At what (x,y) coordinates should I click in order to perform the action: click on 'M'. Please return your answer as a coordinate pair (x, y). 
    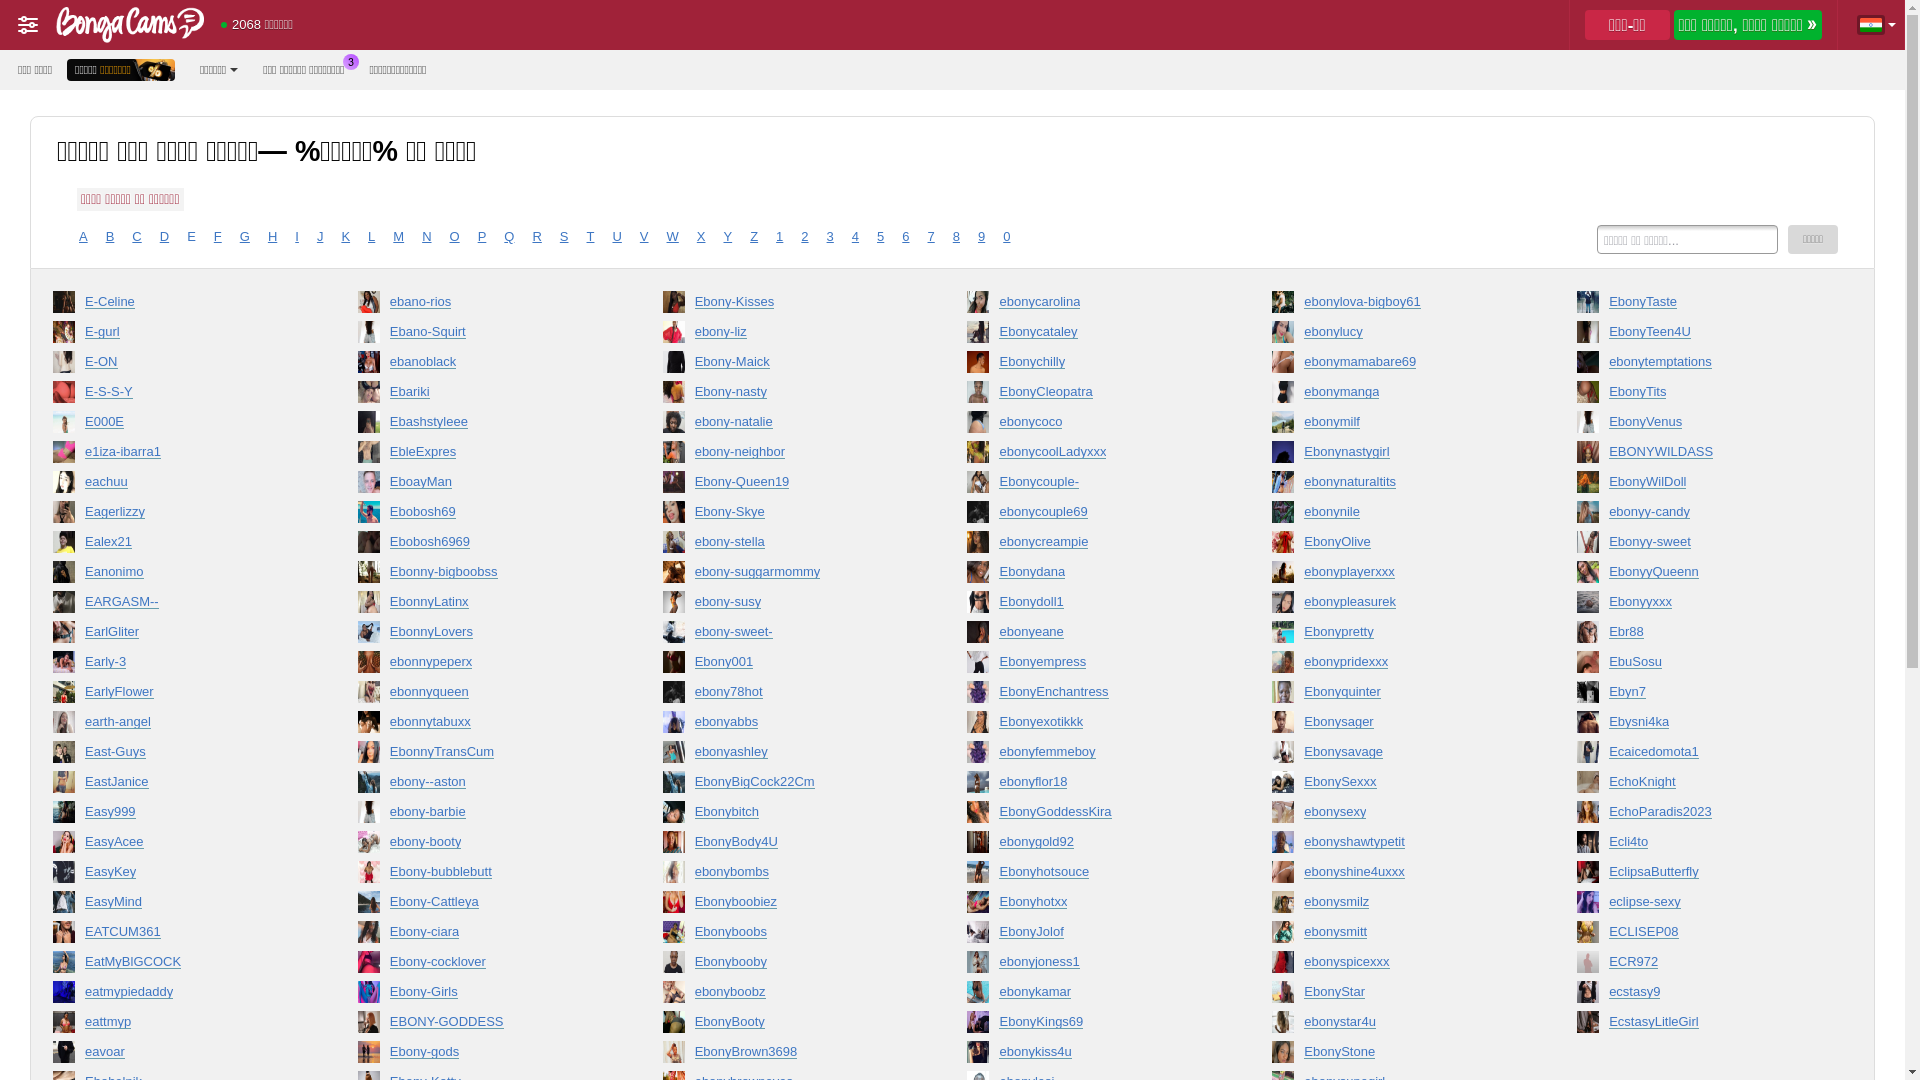
    Looking at the image, I should click on (398, 235).